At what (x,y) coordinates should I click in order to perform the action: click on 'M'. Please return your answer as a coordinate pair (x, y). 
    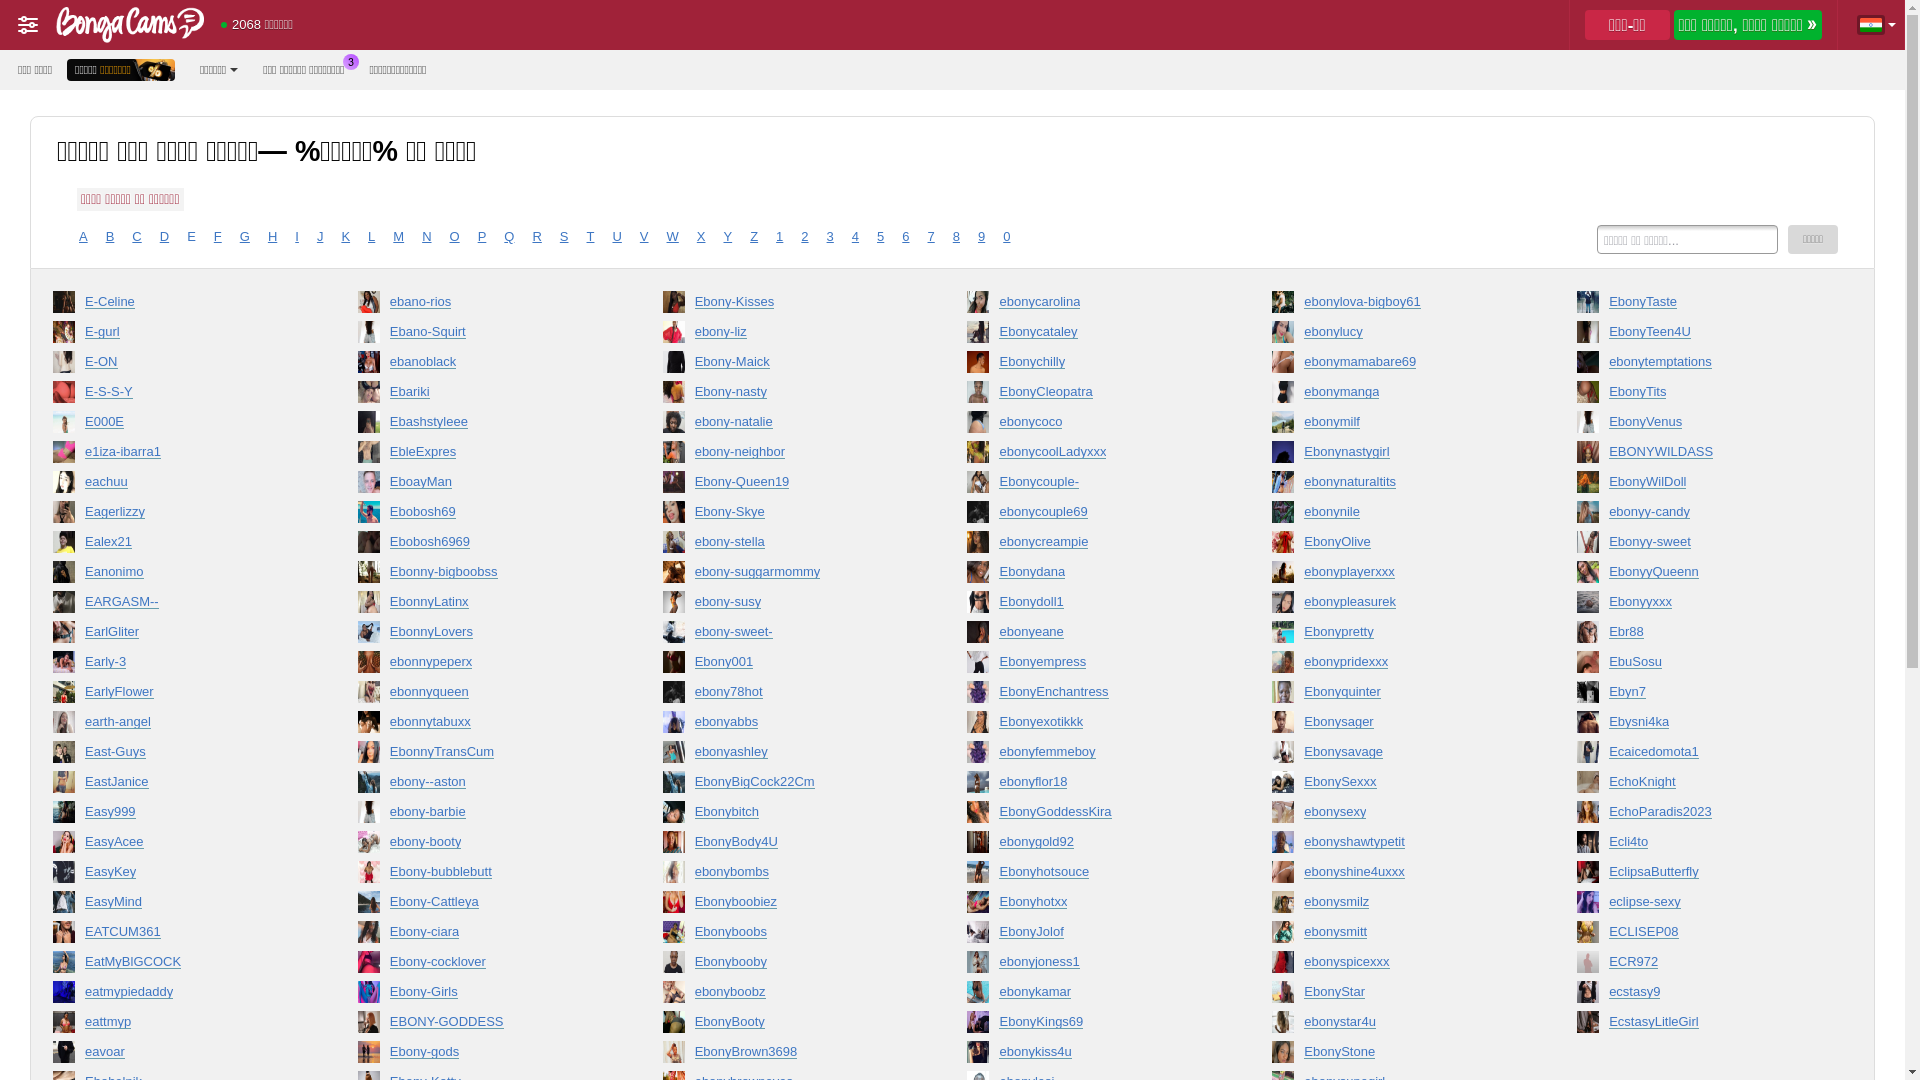
    Looking at the image, I should click on (398, 235).